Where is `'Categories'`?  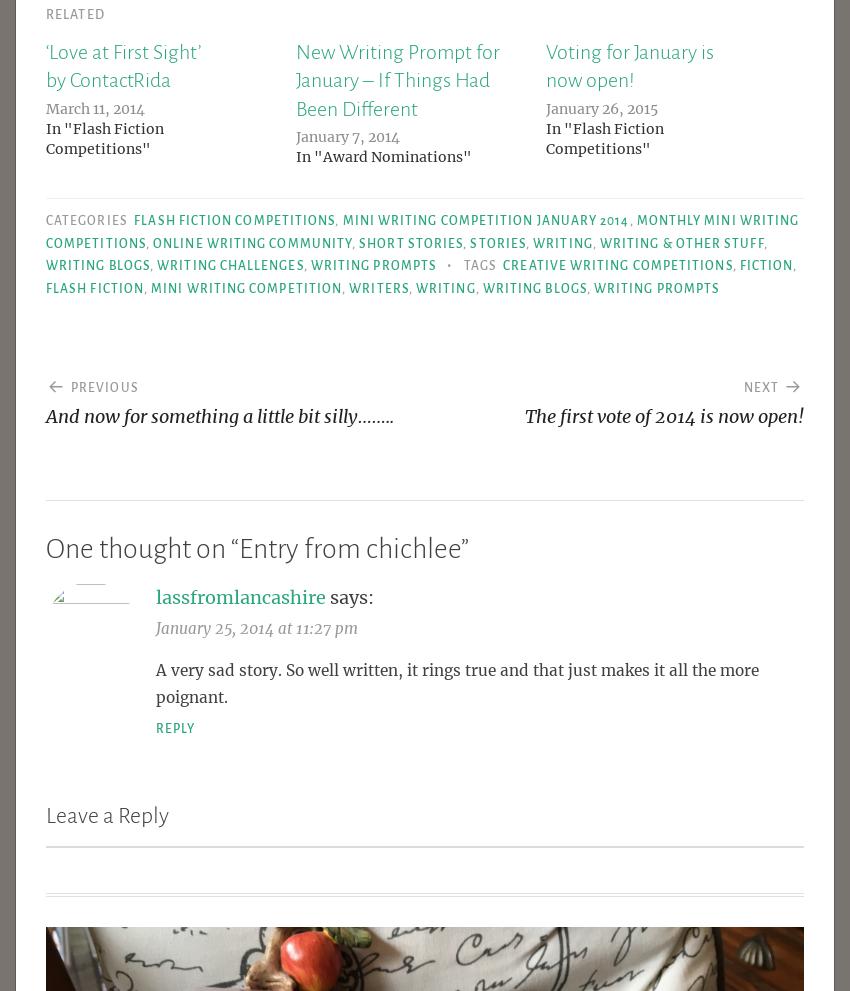
'Categories' is located at coordinates (86, 219).